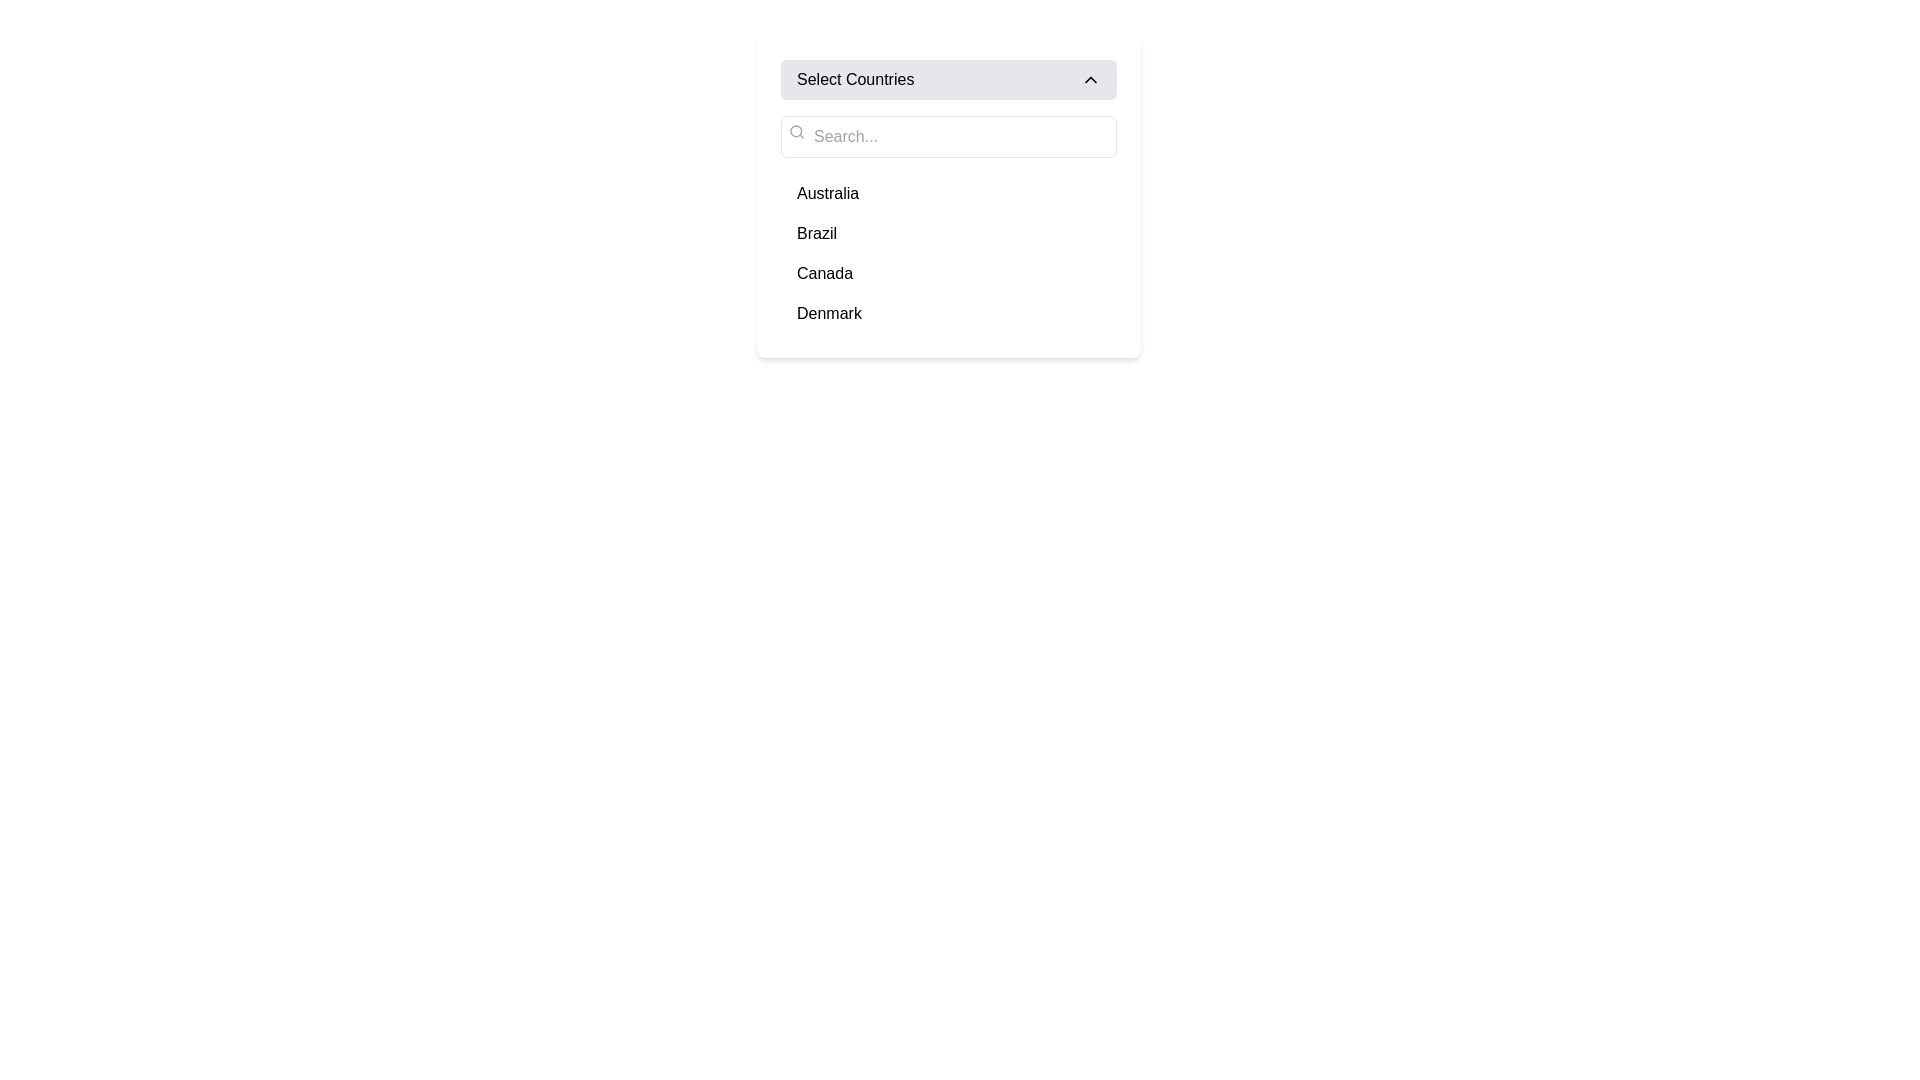 The image size is (1920, 1080). I want to click on the chevron icon at the far right end of the 'Select Countries' header bar to activate effects, so click(1089, 79).